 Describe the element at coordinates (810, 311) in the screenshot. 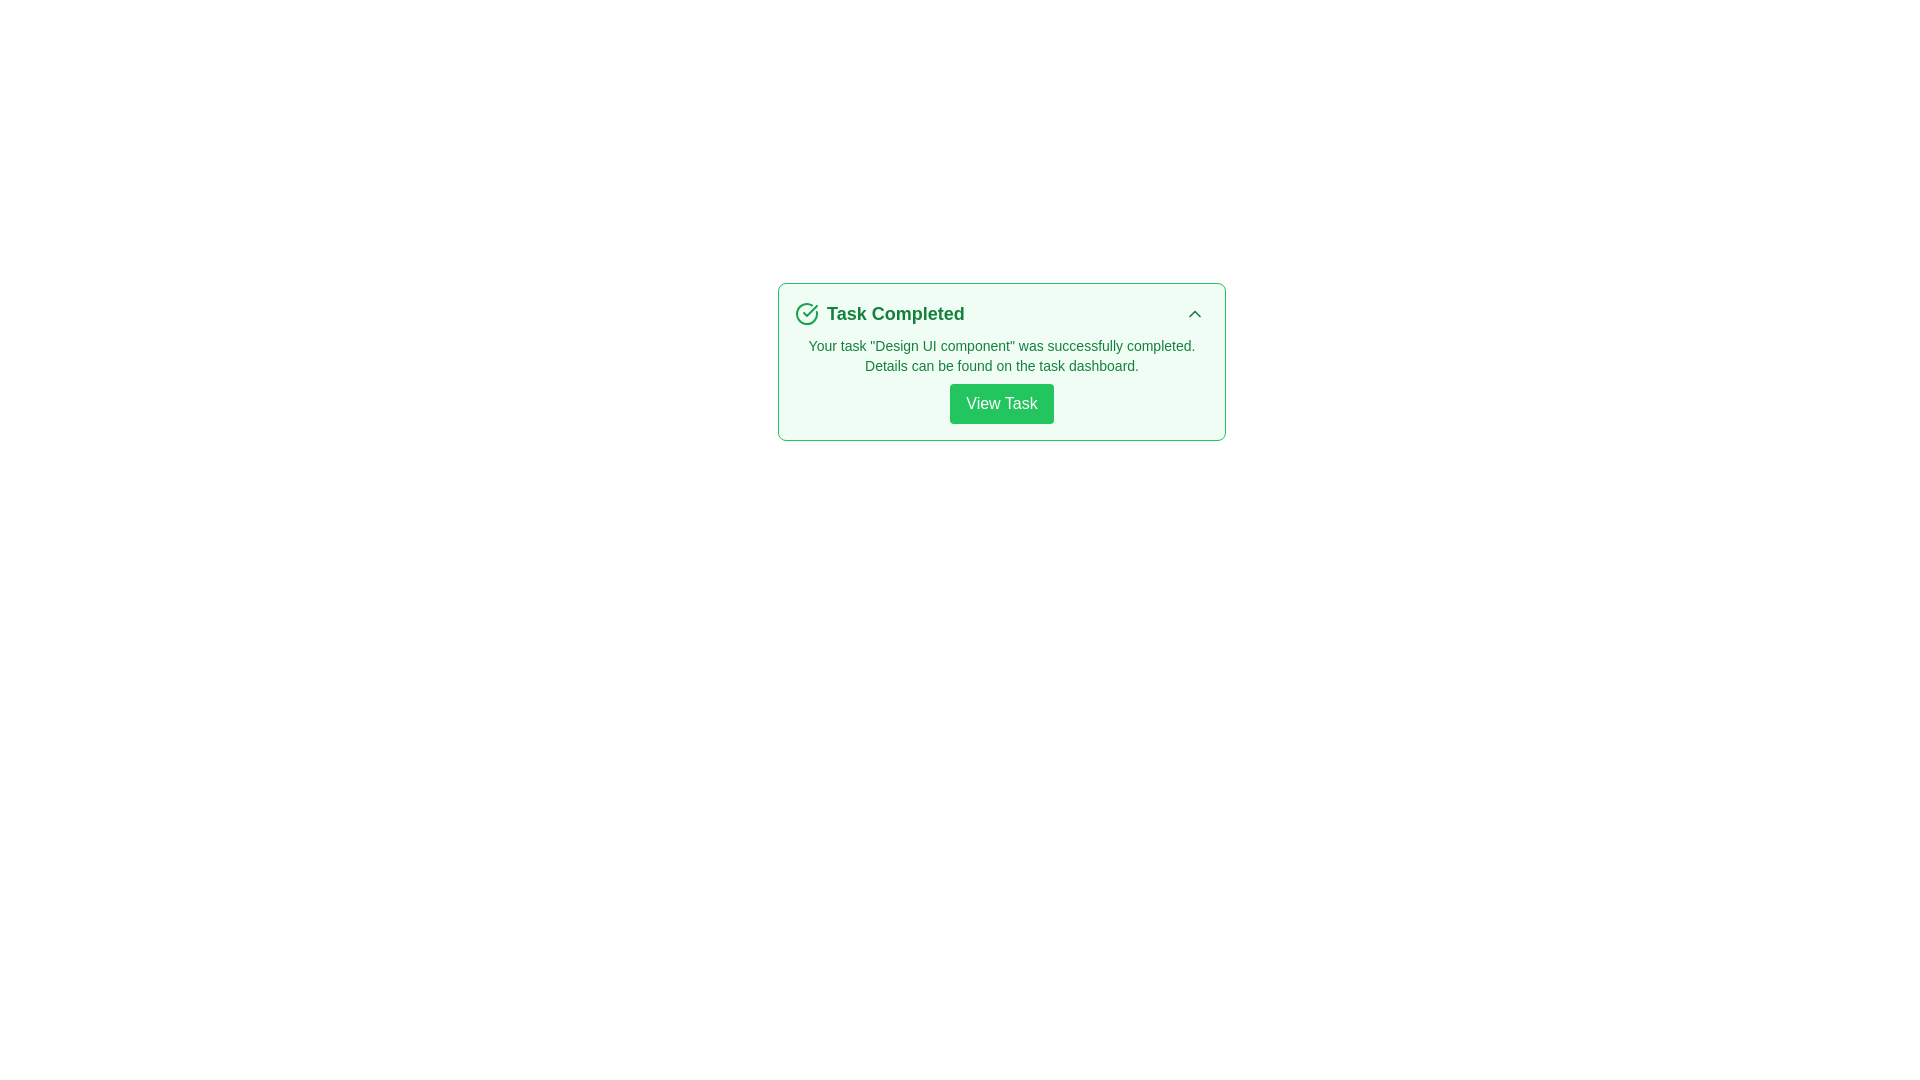

I see `the green checkmark within the circular icon located in the upper-left side of the notification box to indicate success` at that location.